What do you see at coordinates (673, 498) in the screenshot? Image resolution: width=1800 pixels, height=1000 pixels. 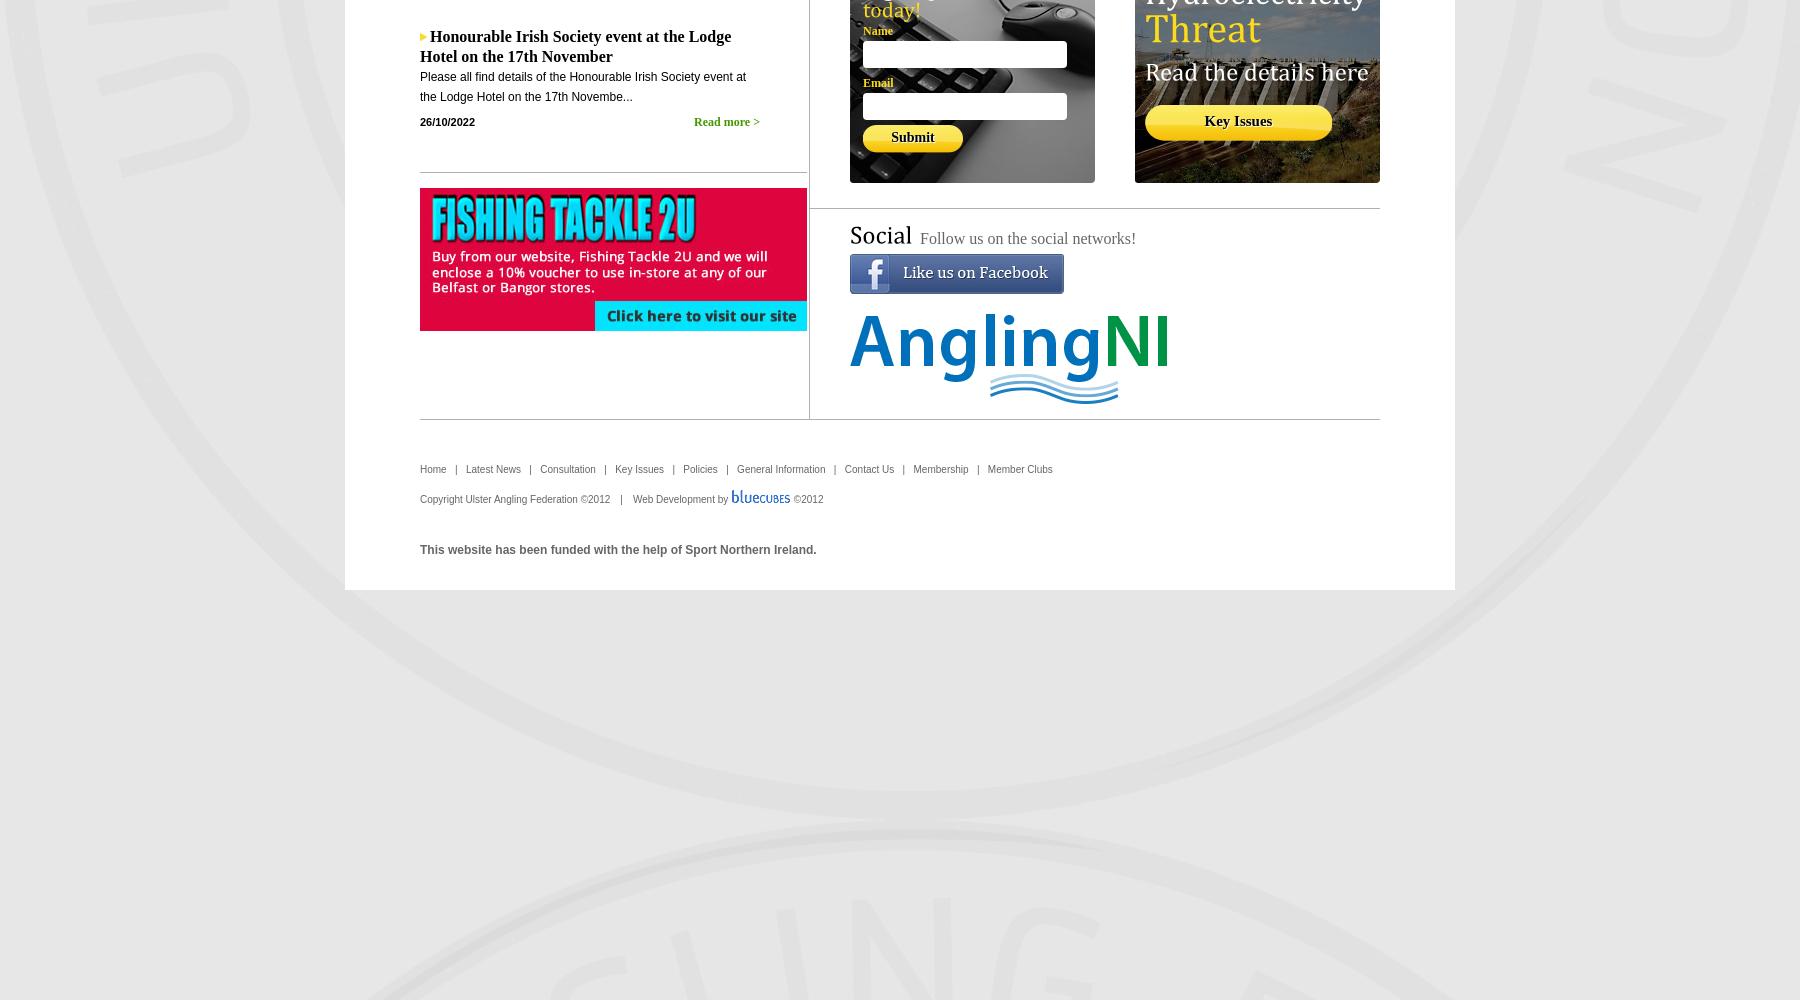 I see `'Web Development'` at bounding box center [673, 498].